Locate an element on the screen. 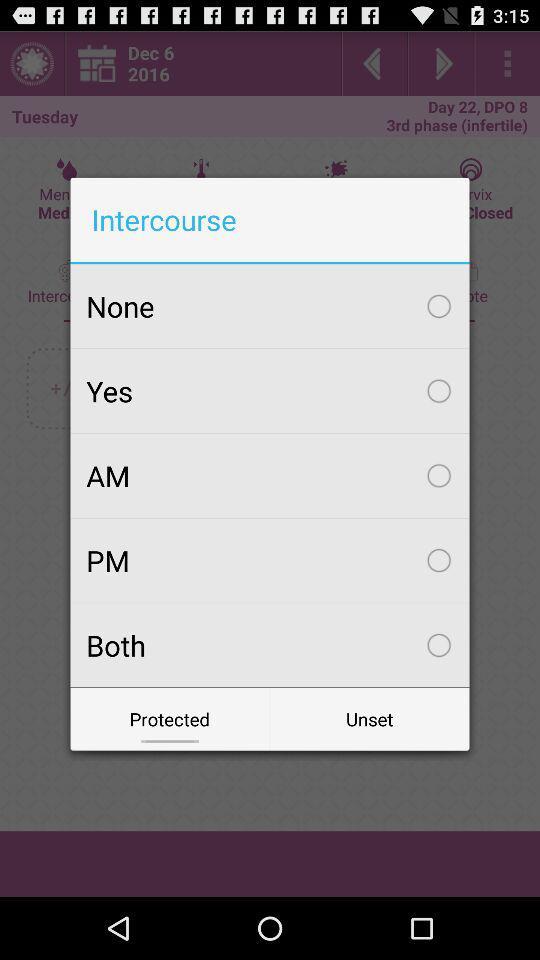 This screenshot has height=960, width=540. icon below am item is located at coordinates (270, 560).